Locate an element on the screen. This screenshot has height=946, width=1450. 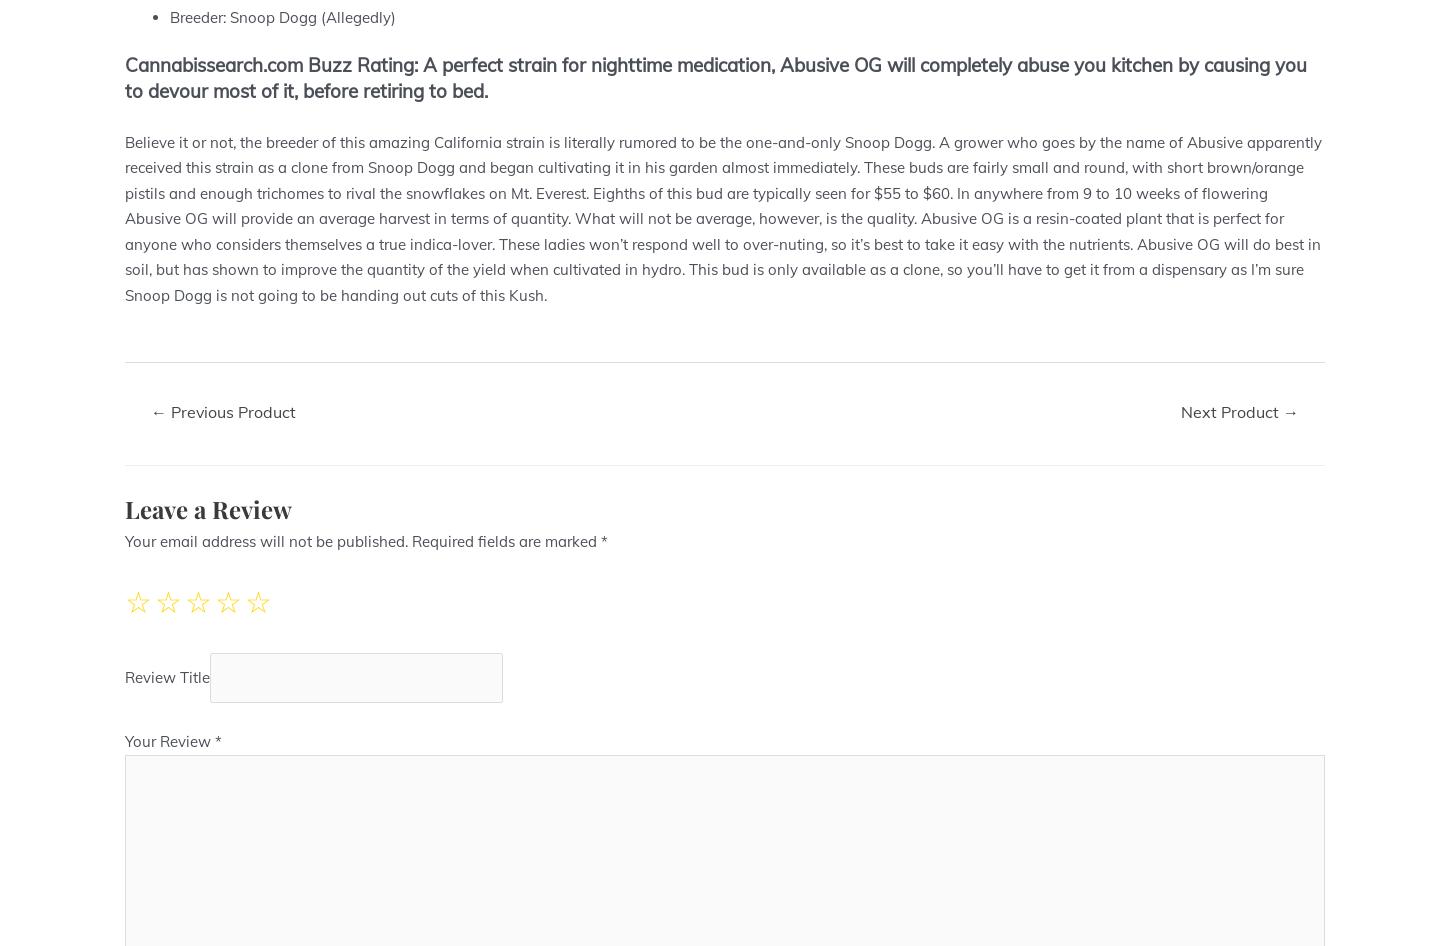
'Cannabissearch.com Buzz Rating: A perfect strain for nighttime medication, Abusive OG will completely abuse you kitchen by causing you to devour most of it, before retiring to bed.' is located at coordinates (715, 77).